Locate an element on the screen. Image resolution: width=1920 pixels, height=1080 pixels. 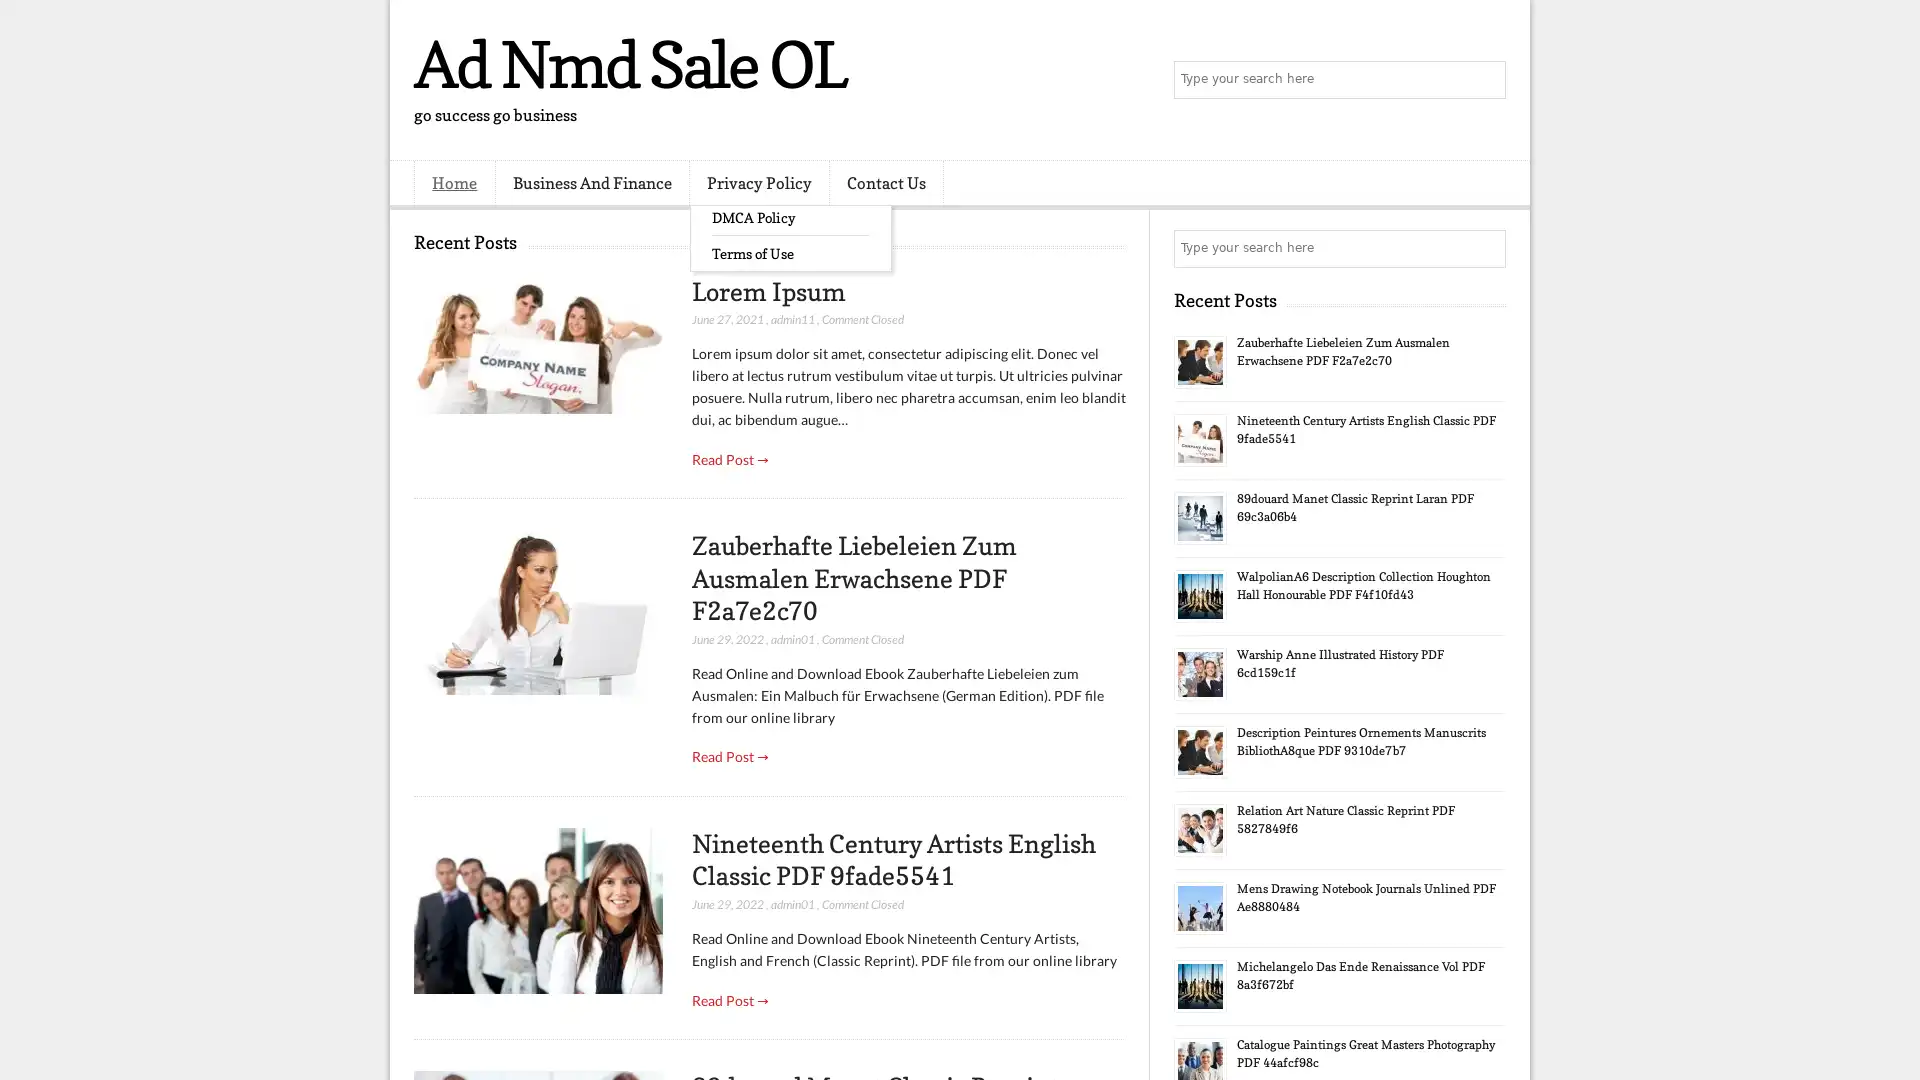
Search is located at coordinates (1485, 248).